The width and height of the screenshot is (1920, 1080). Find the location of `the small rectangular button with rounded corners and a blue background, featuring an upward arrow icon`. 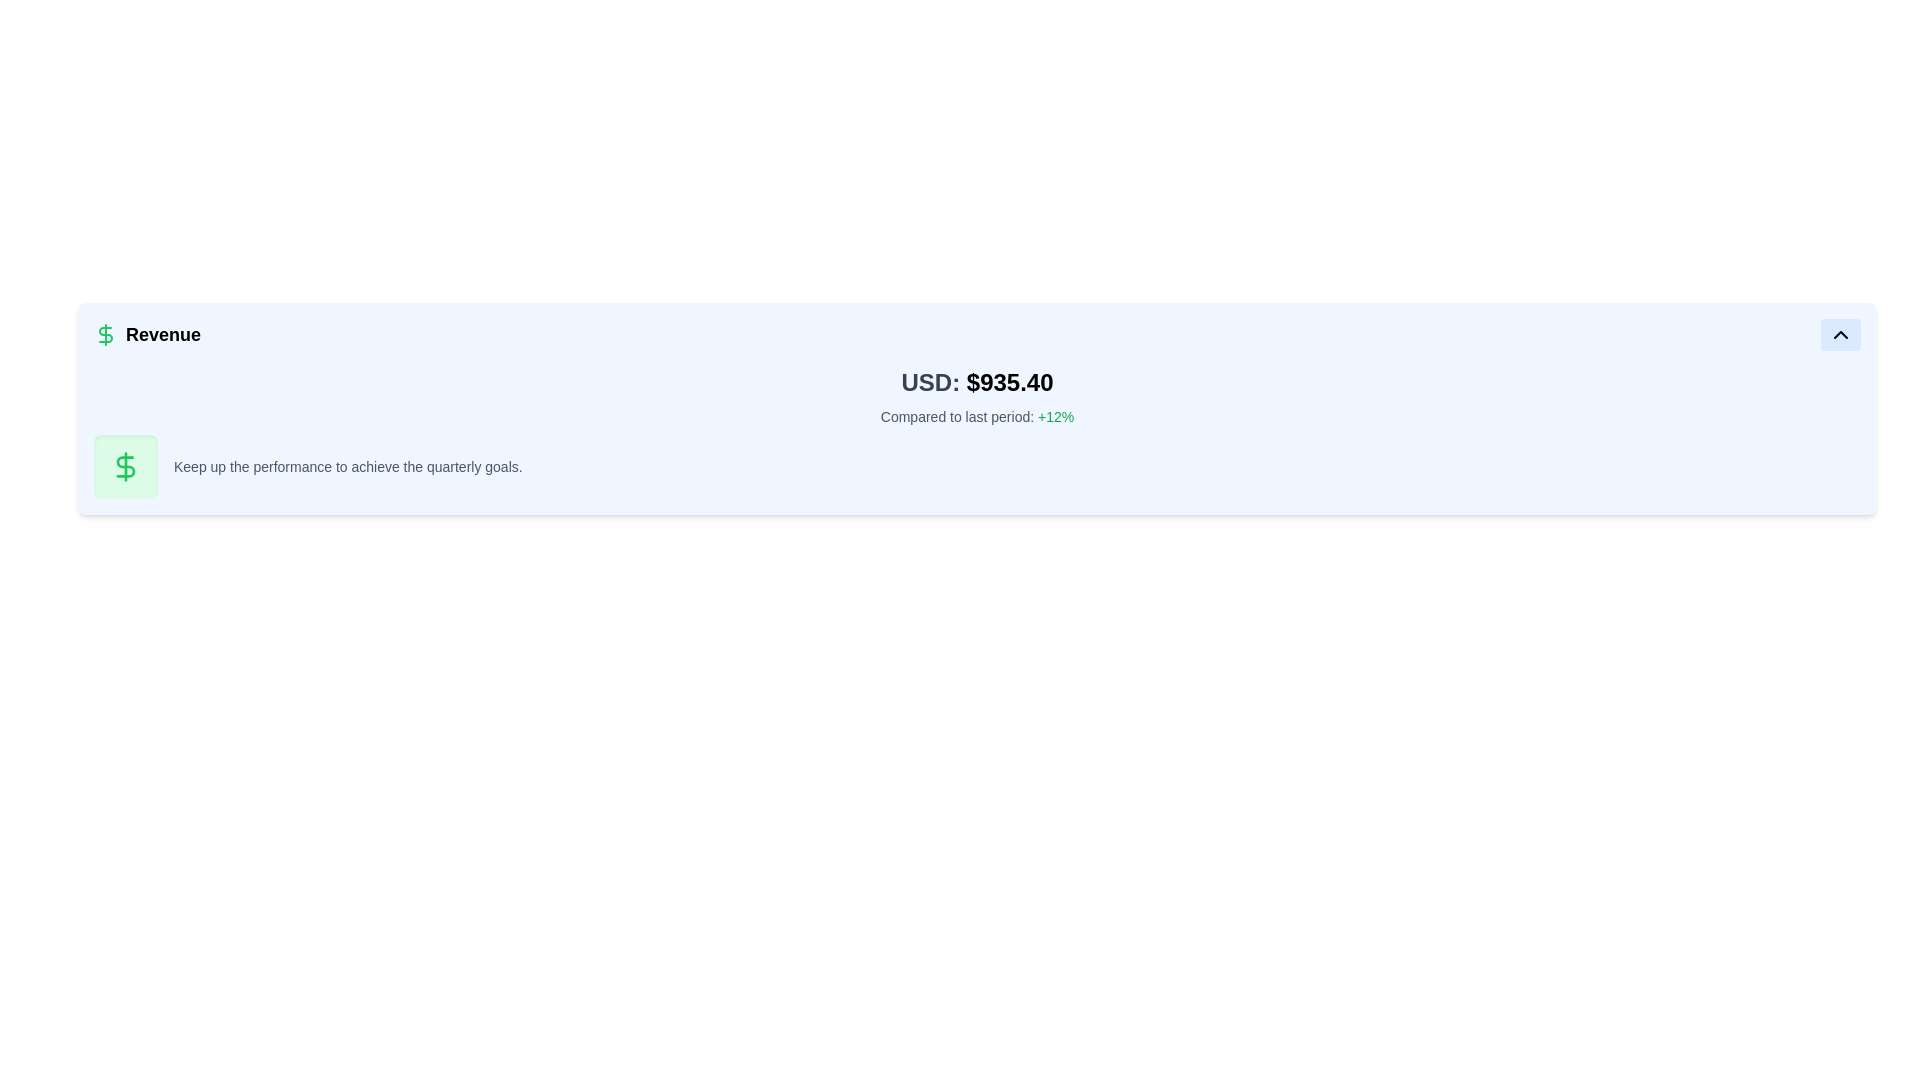

the small rectangular button with rounded corners and a blue background, featuring an upward arrow icon is located at coordinates (1840, 334).